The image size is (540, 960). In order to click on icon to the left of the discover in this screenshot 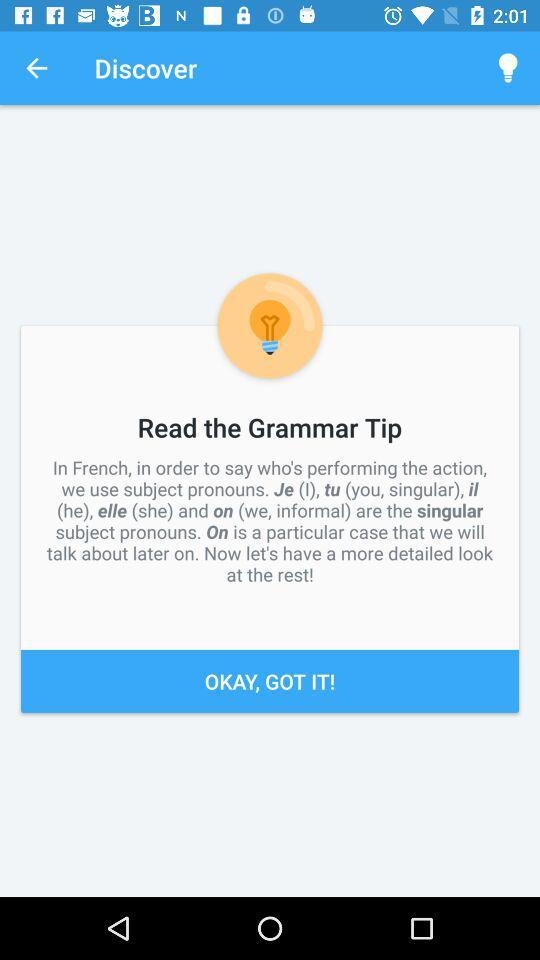, I will do `click(36, 68)`.